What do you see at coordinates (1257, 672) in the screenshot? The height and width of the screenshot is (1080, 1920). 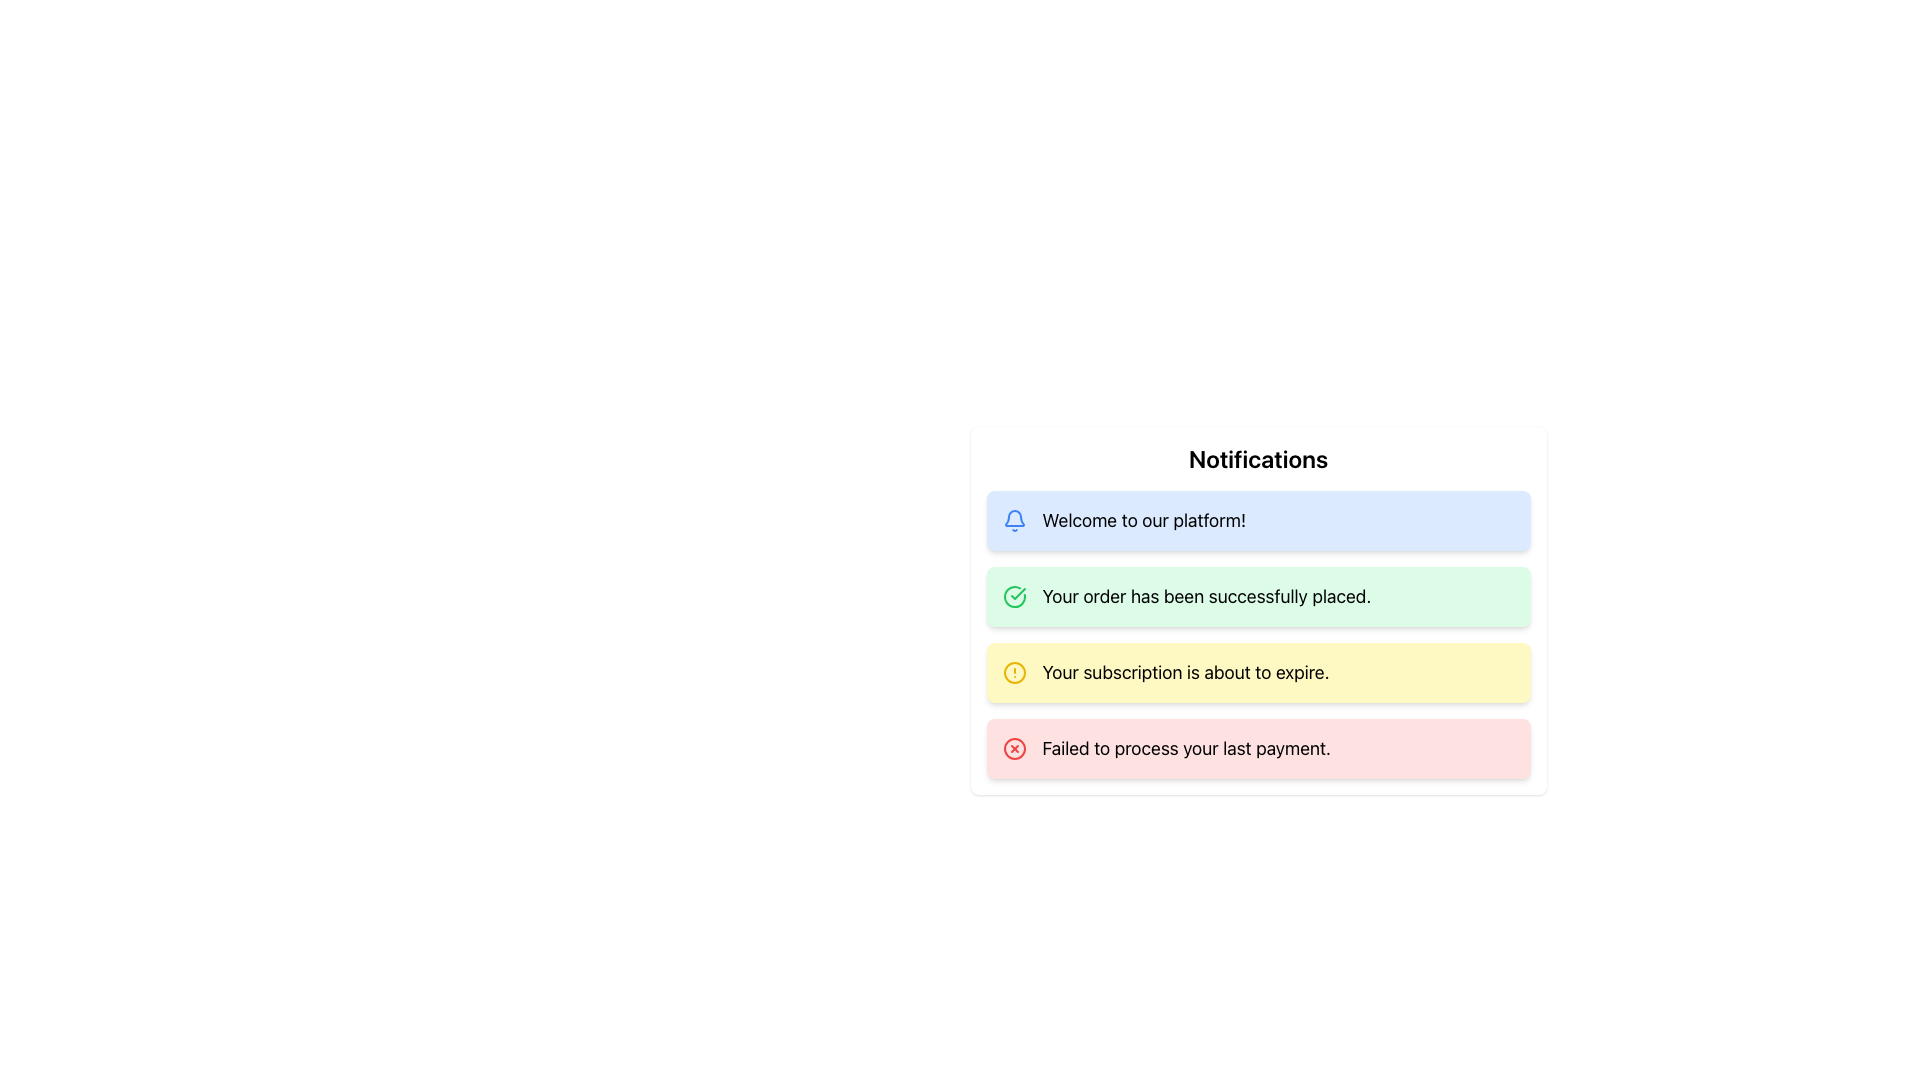 I see `notification message indicating that the subscription is about to expire, which features a yellow background and a warning icon` at bounding box center [1257, 672].